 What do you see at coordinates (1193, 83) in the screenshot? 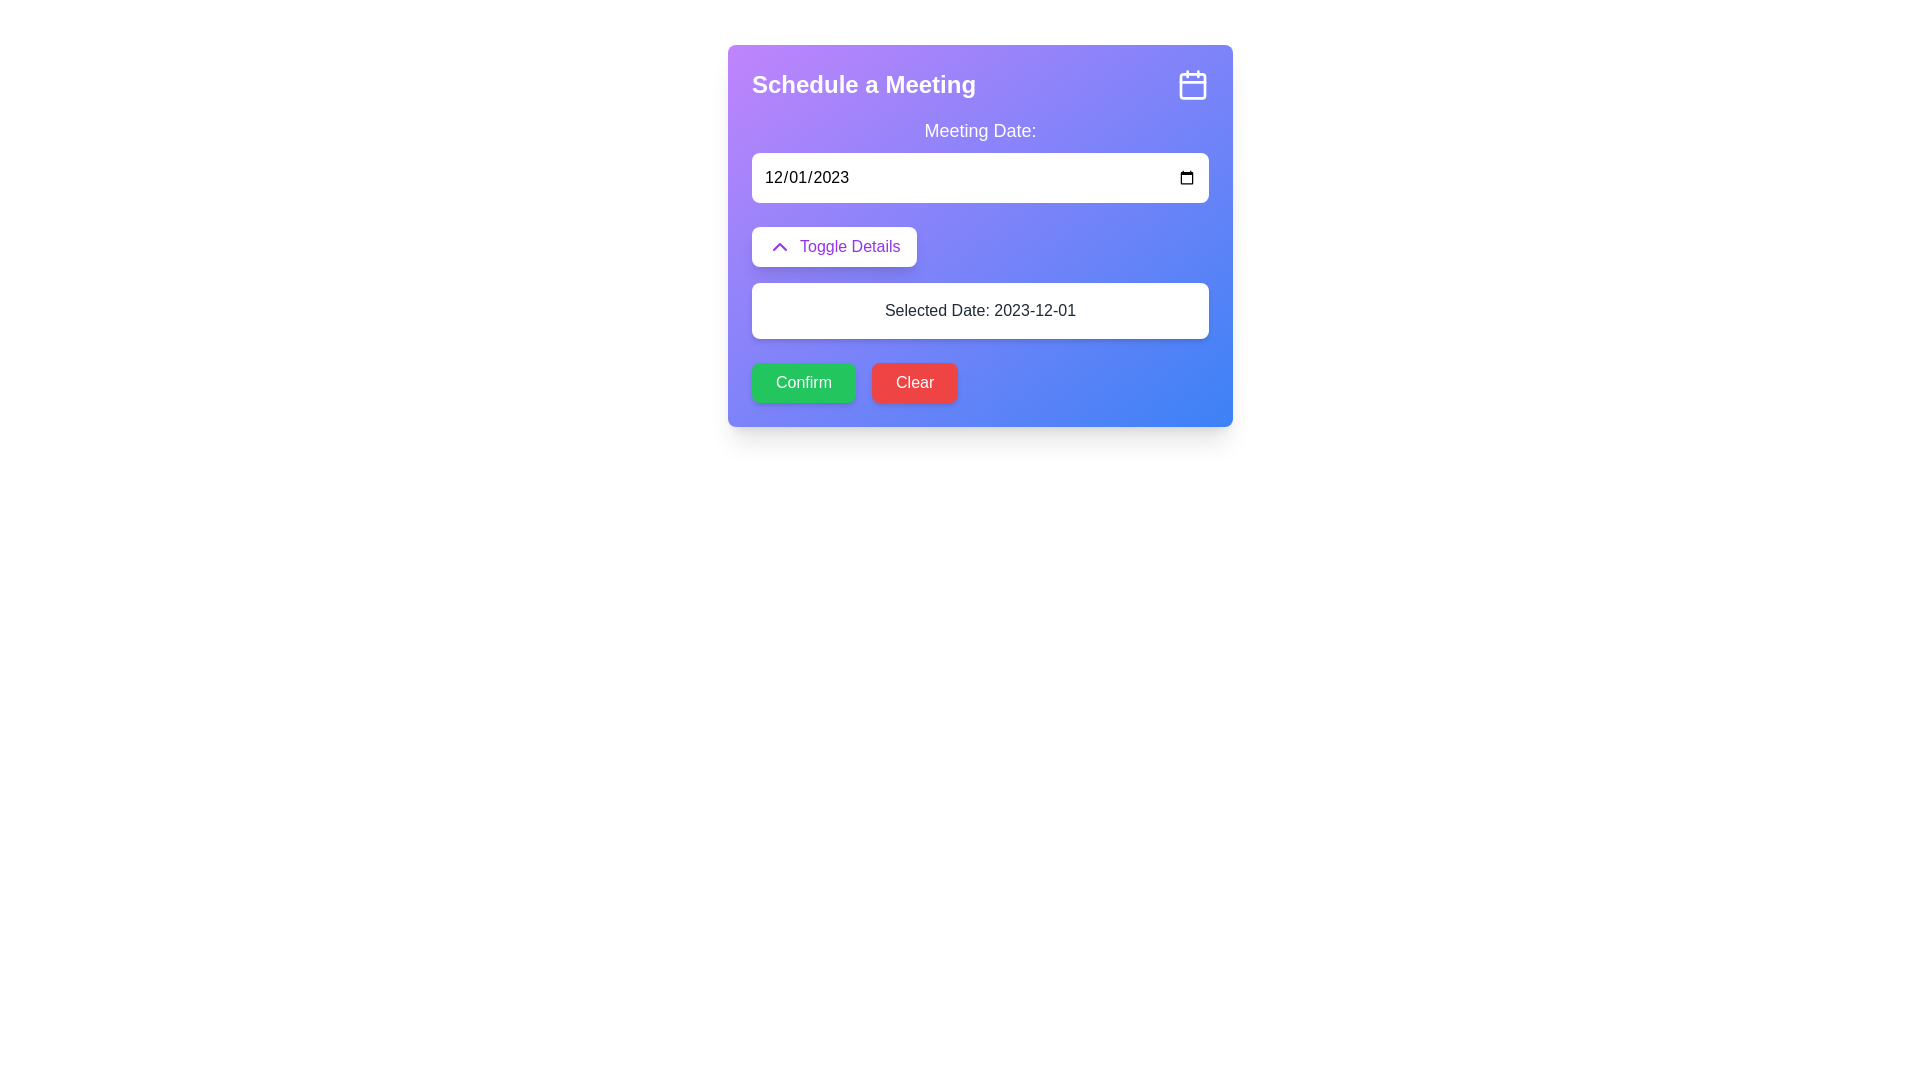
I see `the calendar icon located in the top-right corner of the interface, adjacent to the 'Schedule a Meeting' text` at bounding box center [1193, 83].